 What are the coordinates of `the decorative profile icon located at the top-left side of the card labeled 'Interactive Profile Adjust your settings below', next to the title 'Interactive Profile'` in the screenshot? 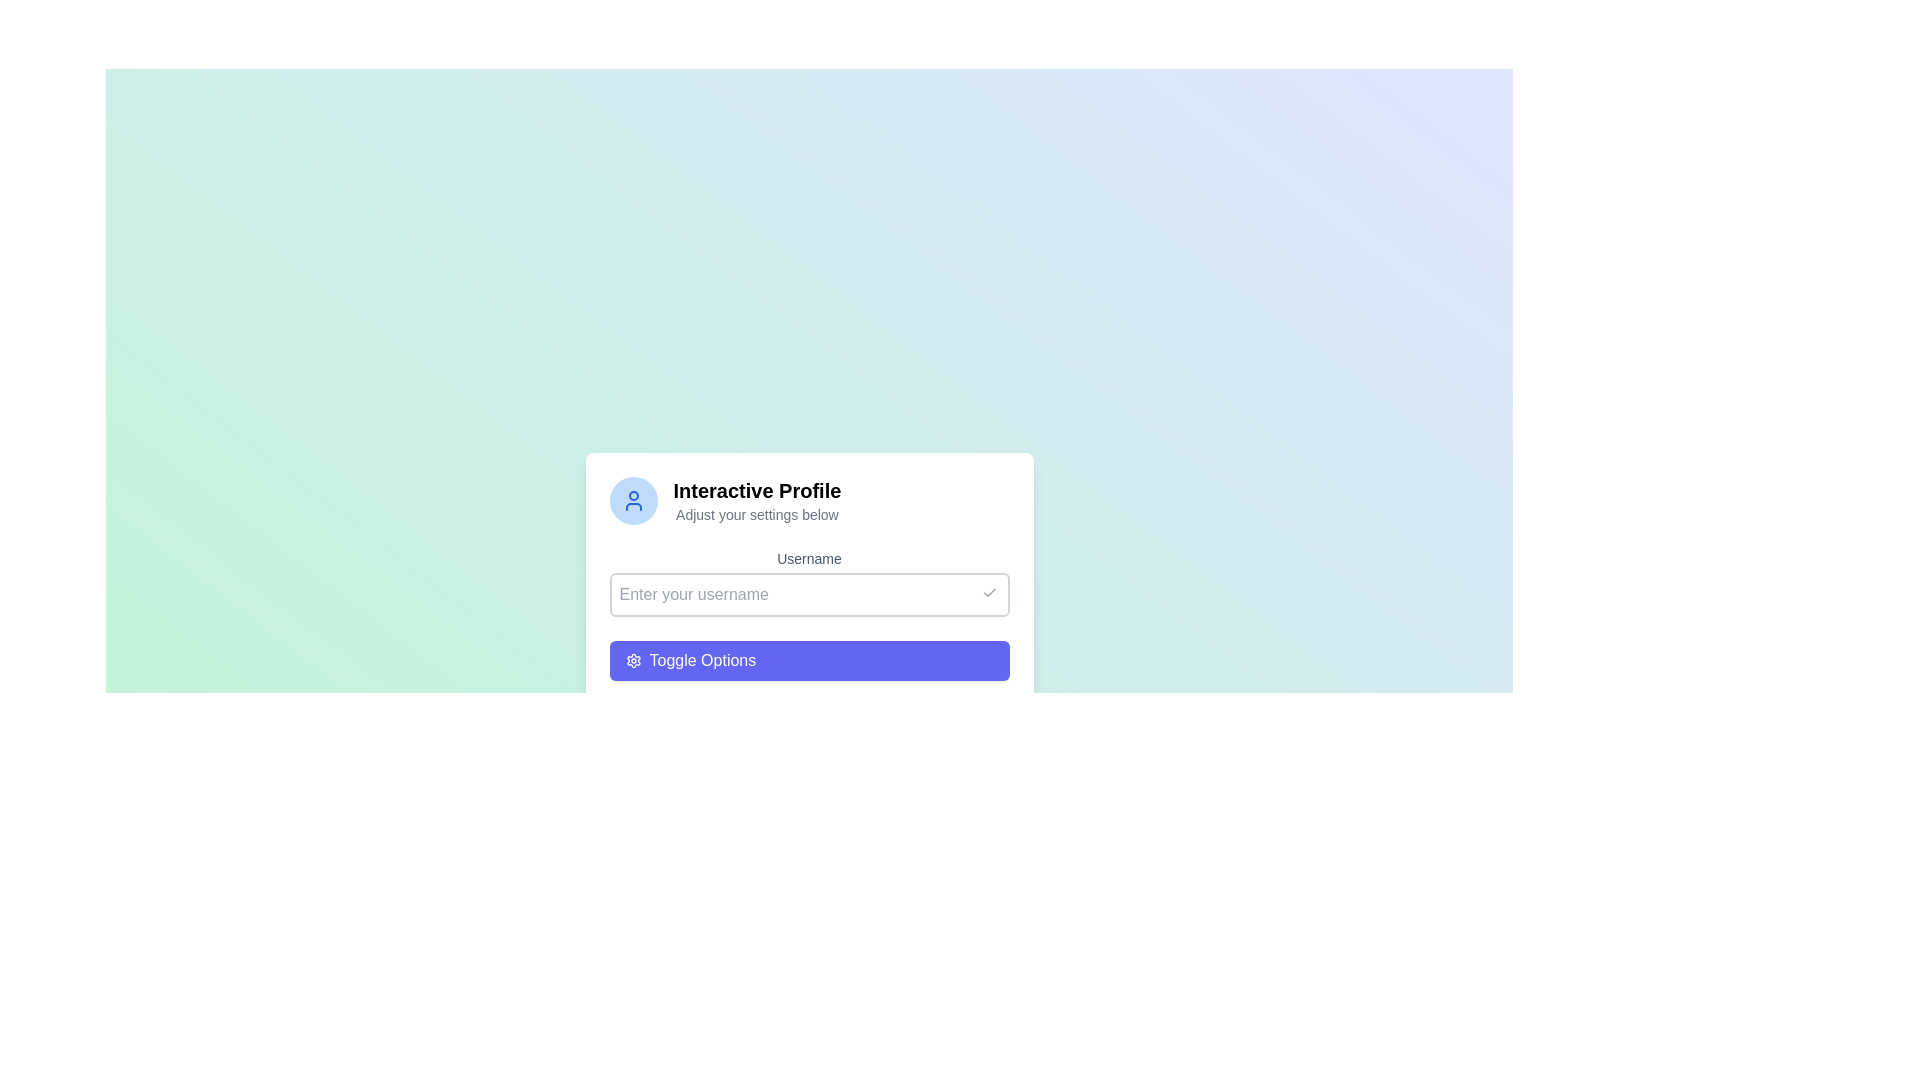 It's located at (632, 500).